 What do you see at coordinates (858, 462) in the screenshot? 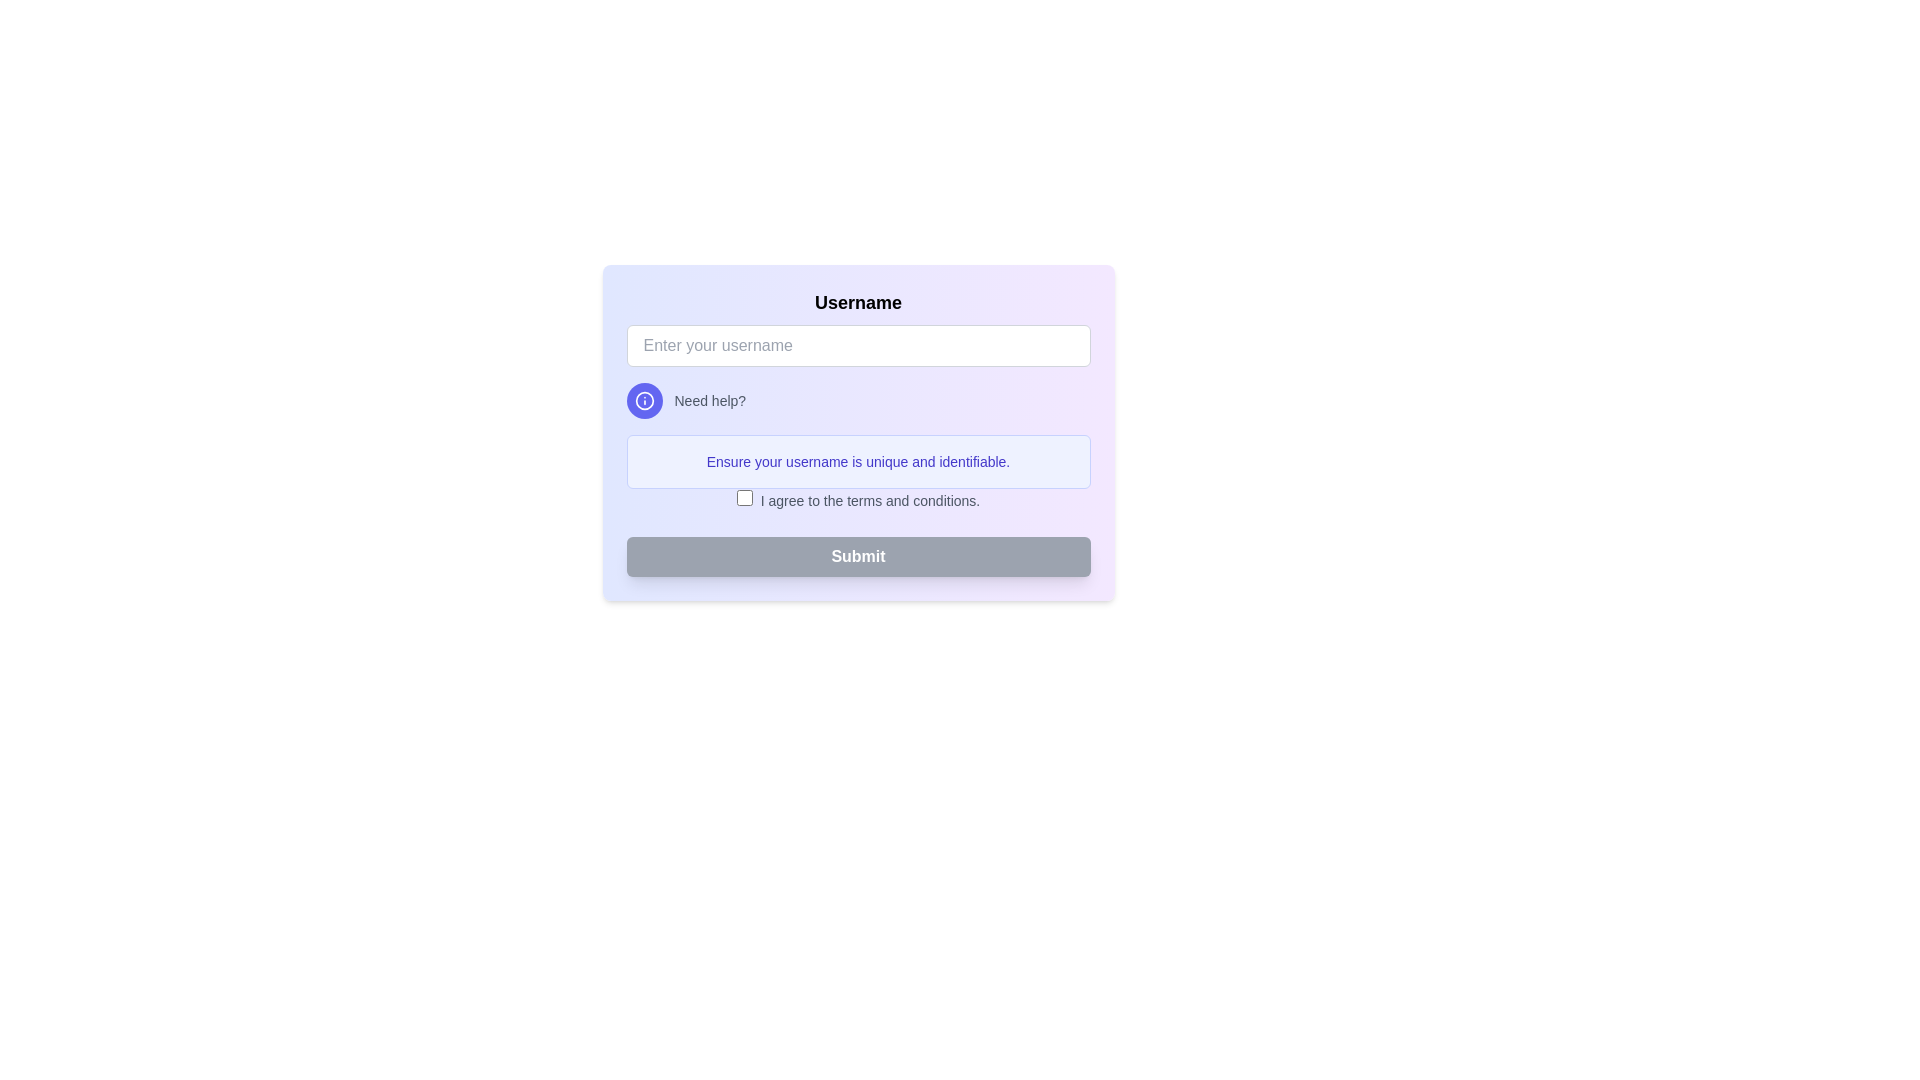
I see `the informational text label providing guidance about username creation located within the rectangular notification box beneath the username input field` at bounding box center [858, 462].